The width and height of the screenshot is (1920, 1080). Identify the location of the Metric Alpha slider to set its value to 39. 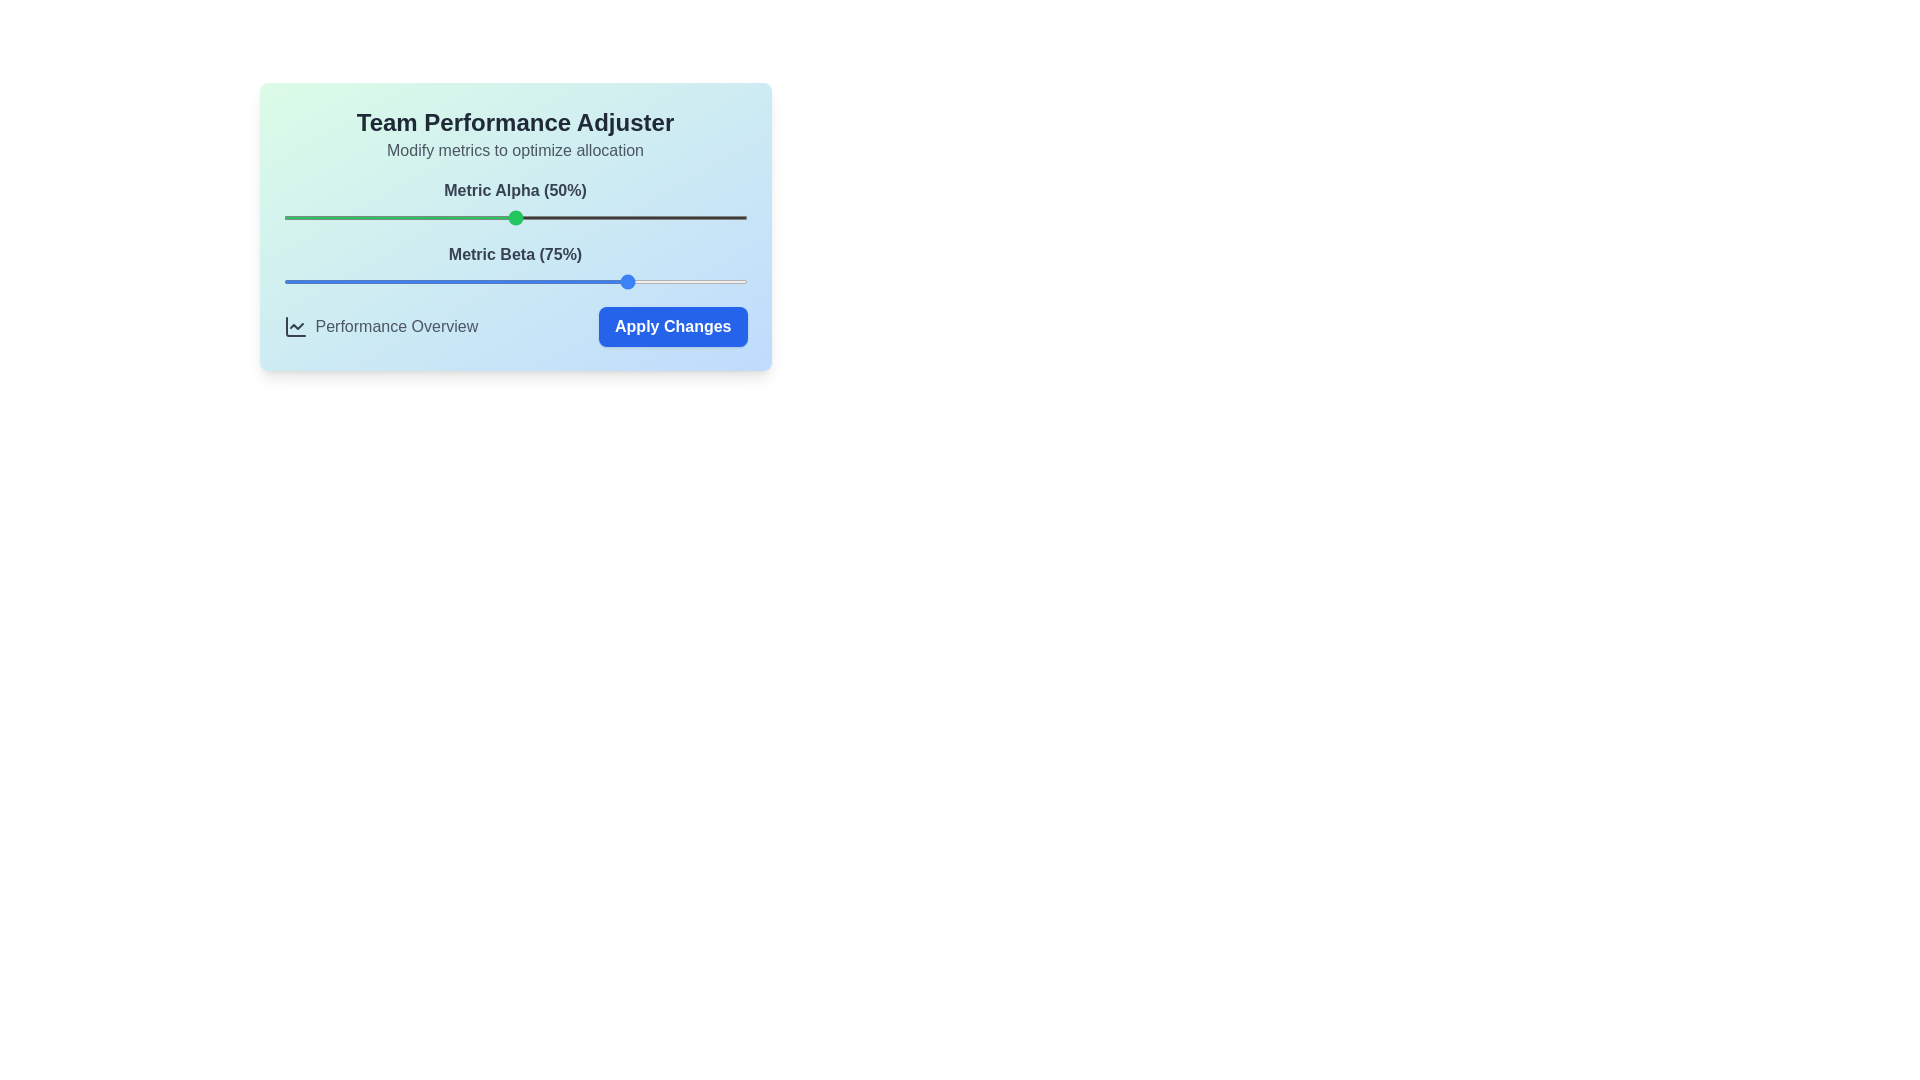
(463, 218).